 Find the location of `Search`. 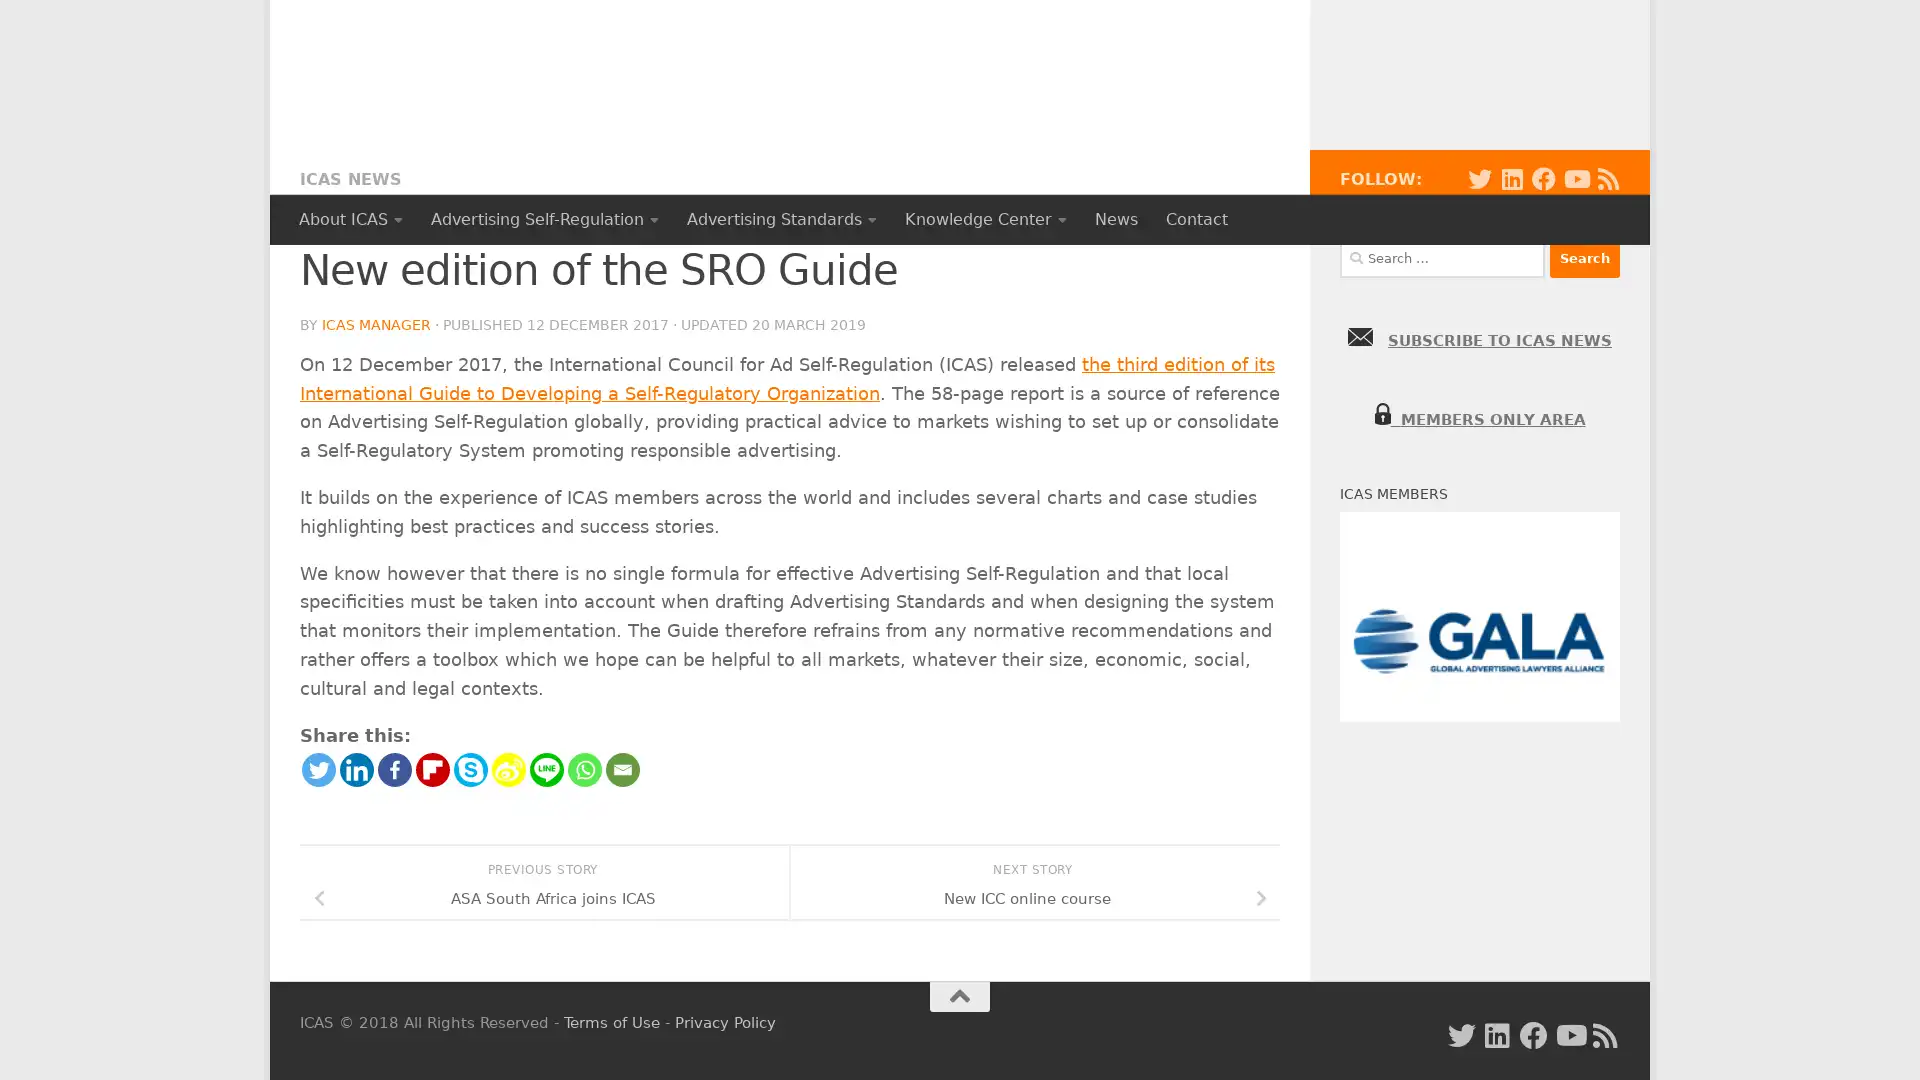

Search is located at coordinates (1583, 353).